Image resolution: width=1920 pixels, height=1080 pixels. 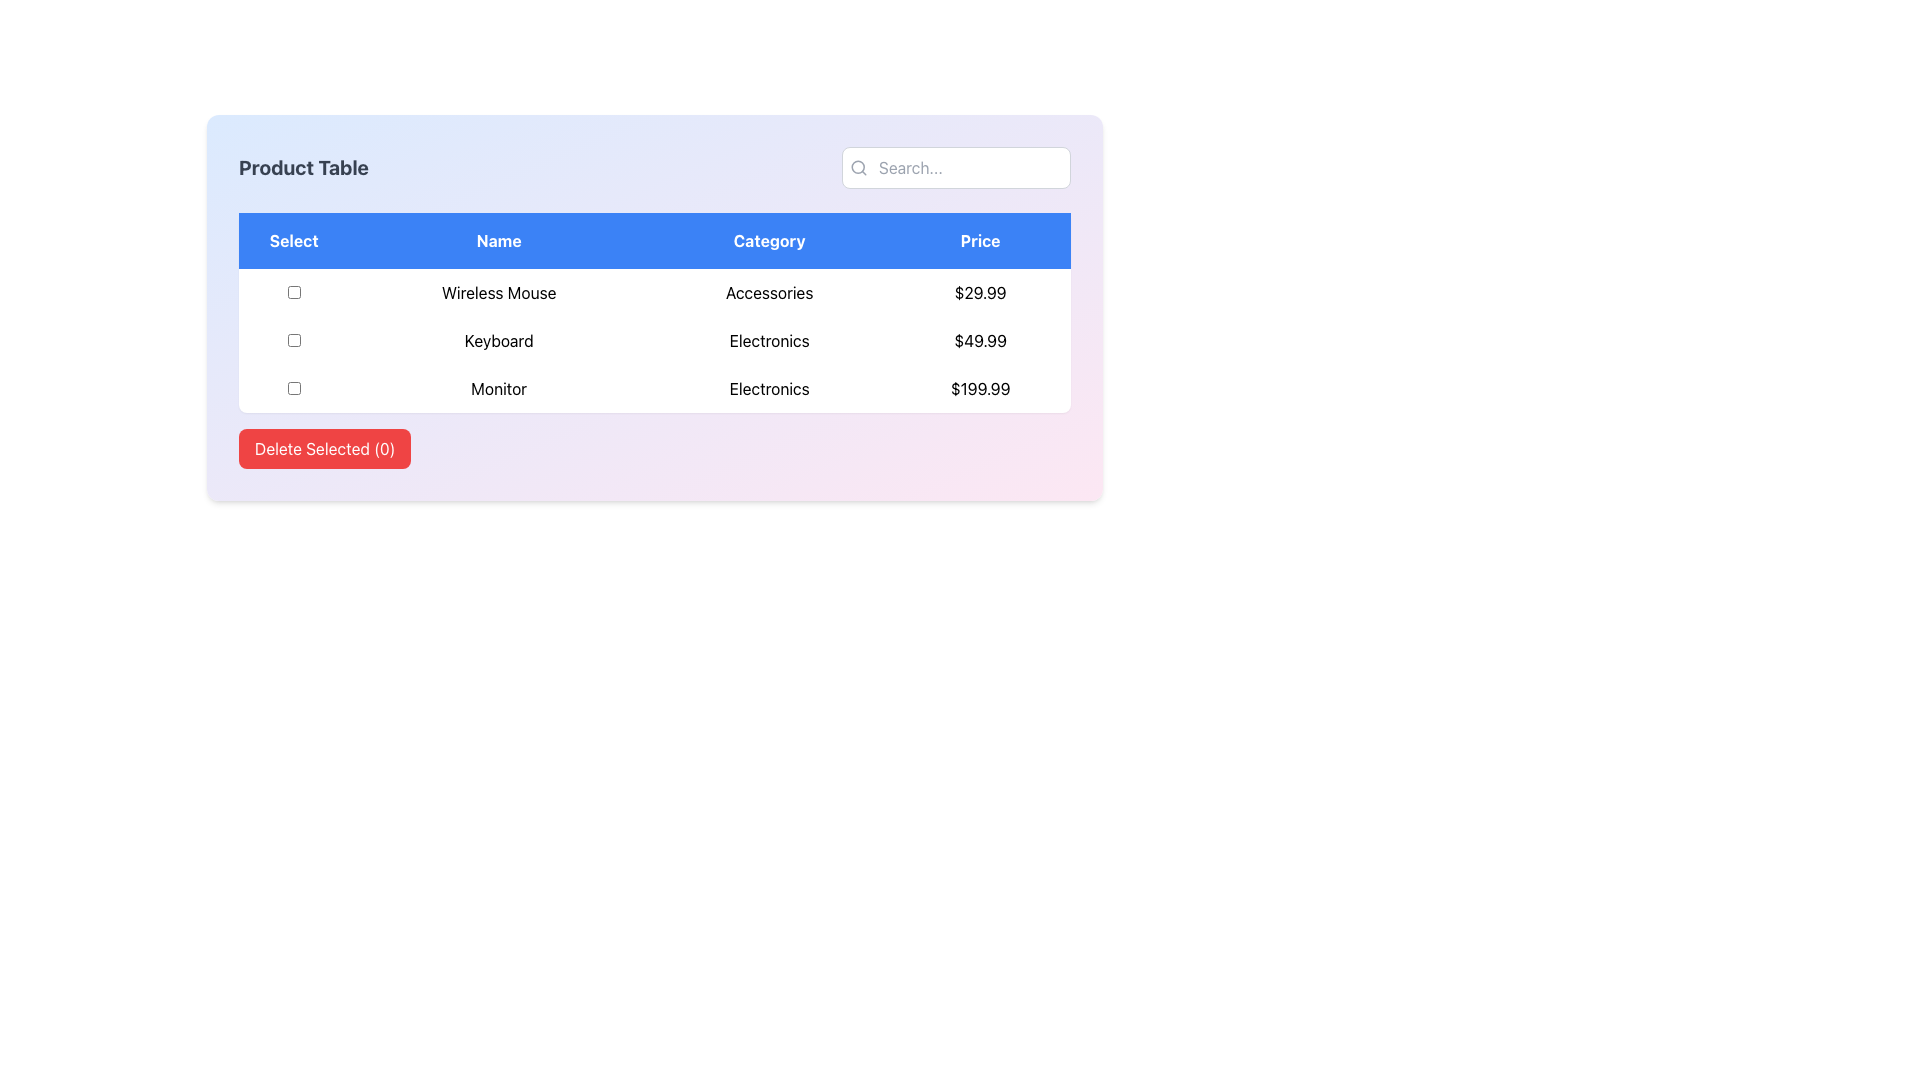 What do you see at coordinates (768, 239) in the screenshot?
I see `the 'Category' table header, which is the third column header in a four-column layout, displayed in bold white text on a blue background` at bounding box center [768, 239].